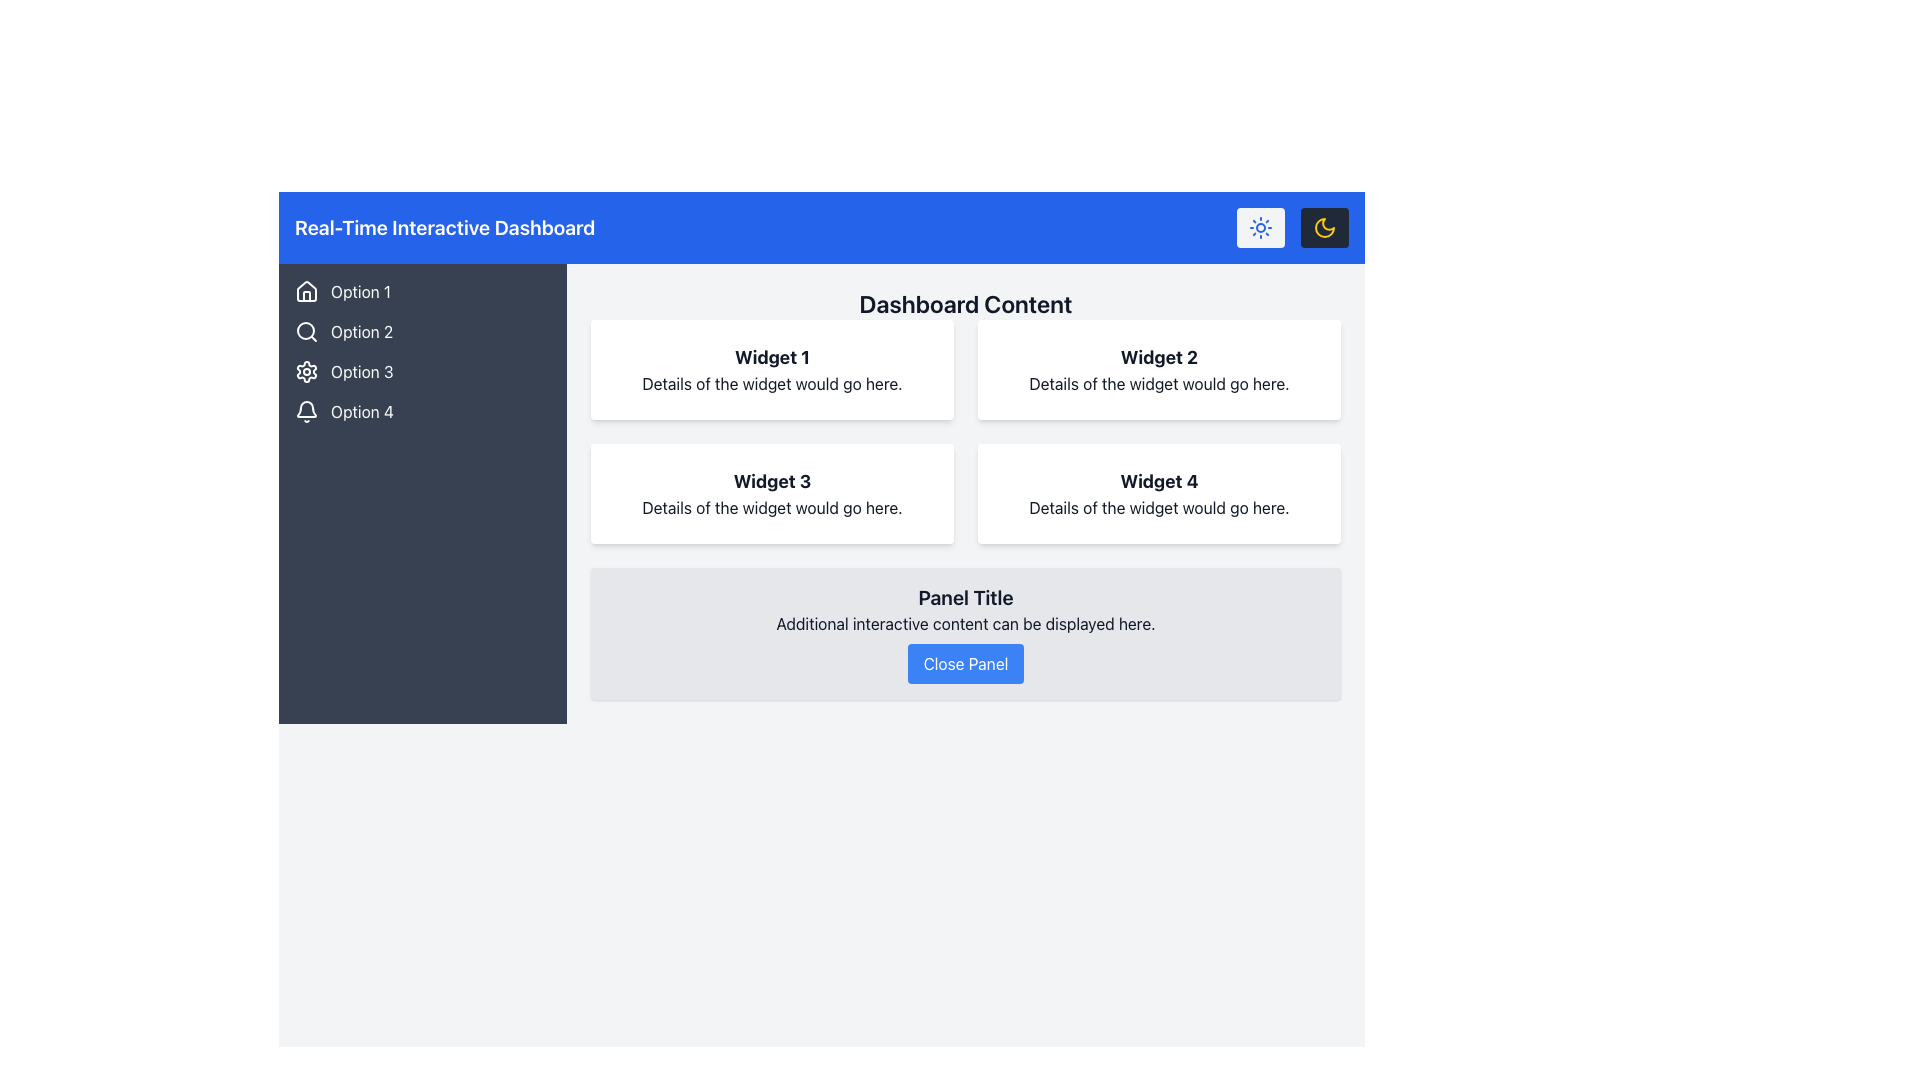  Describe the element at coordinates (771, 384) in the screenshot. I see `the text block providing descriptive details associated with 'Widget 1' located in the Dashboard Content section` at that location.